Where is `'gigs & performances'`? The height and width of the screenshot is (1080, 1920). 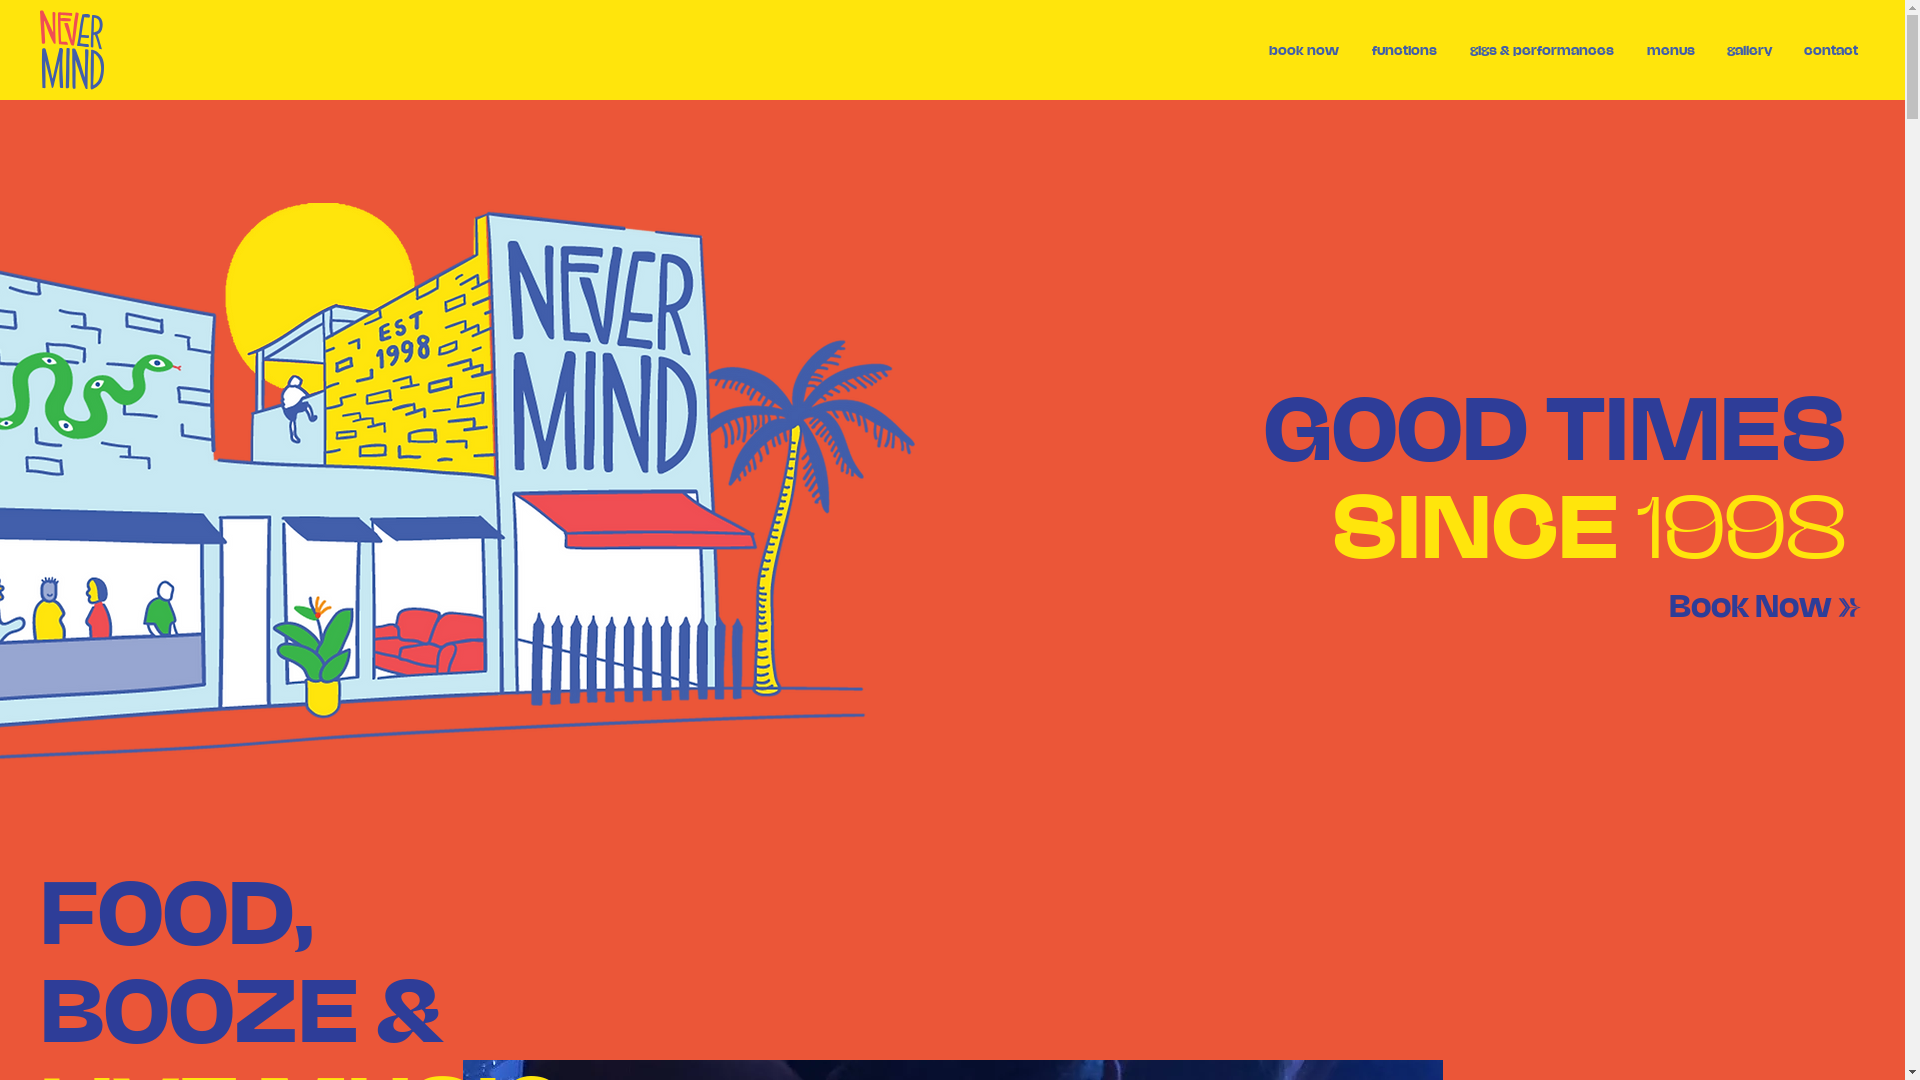
'gigs & performances' is located at coordinates (1540, 48).